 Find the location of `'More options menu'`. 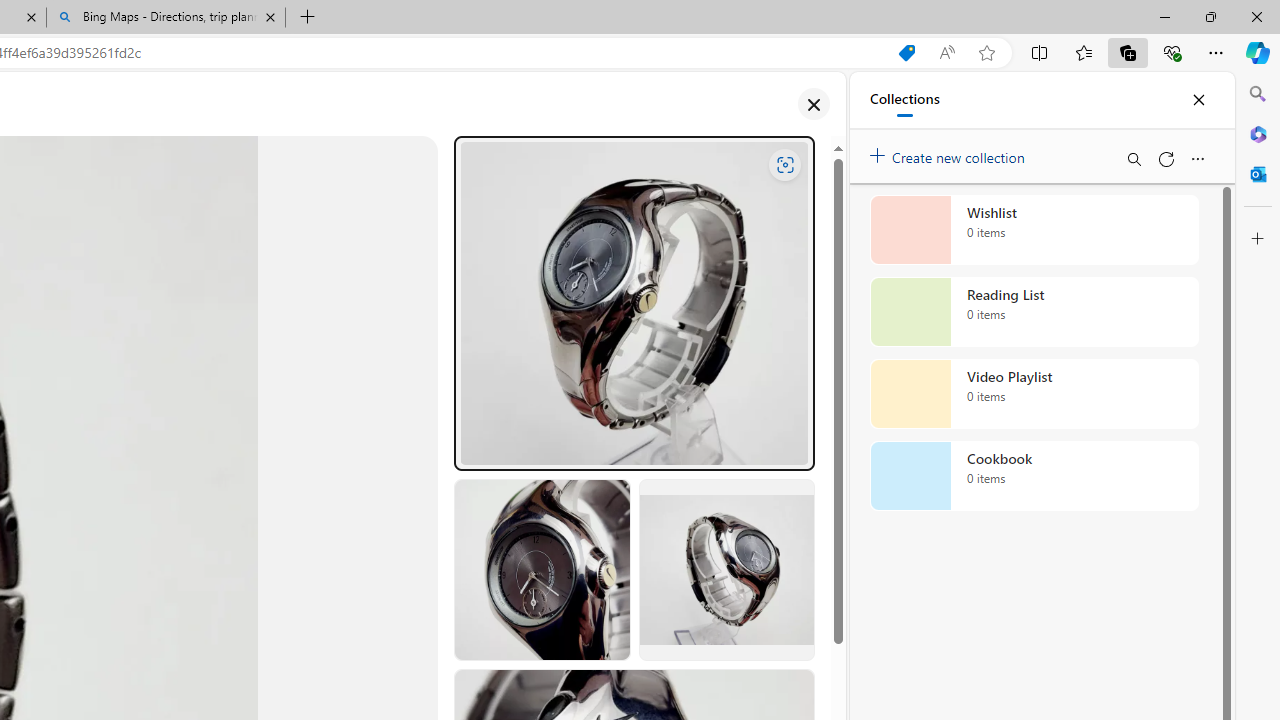

'More options menu' is located at coordinates (1197, 158).